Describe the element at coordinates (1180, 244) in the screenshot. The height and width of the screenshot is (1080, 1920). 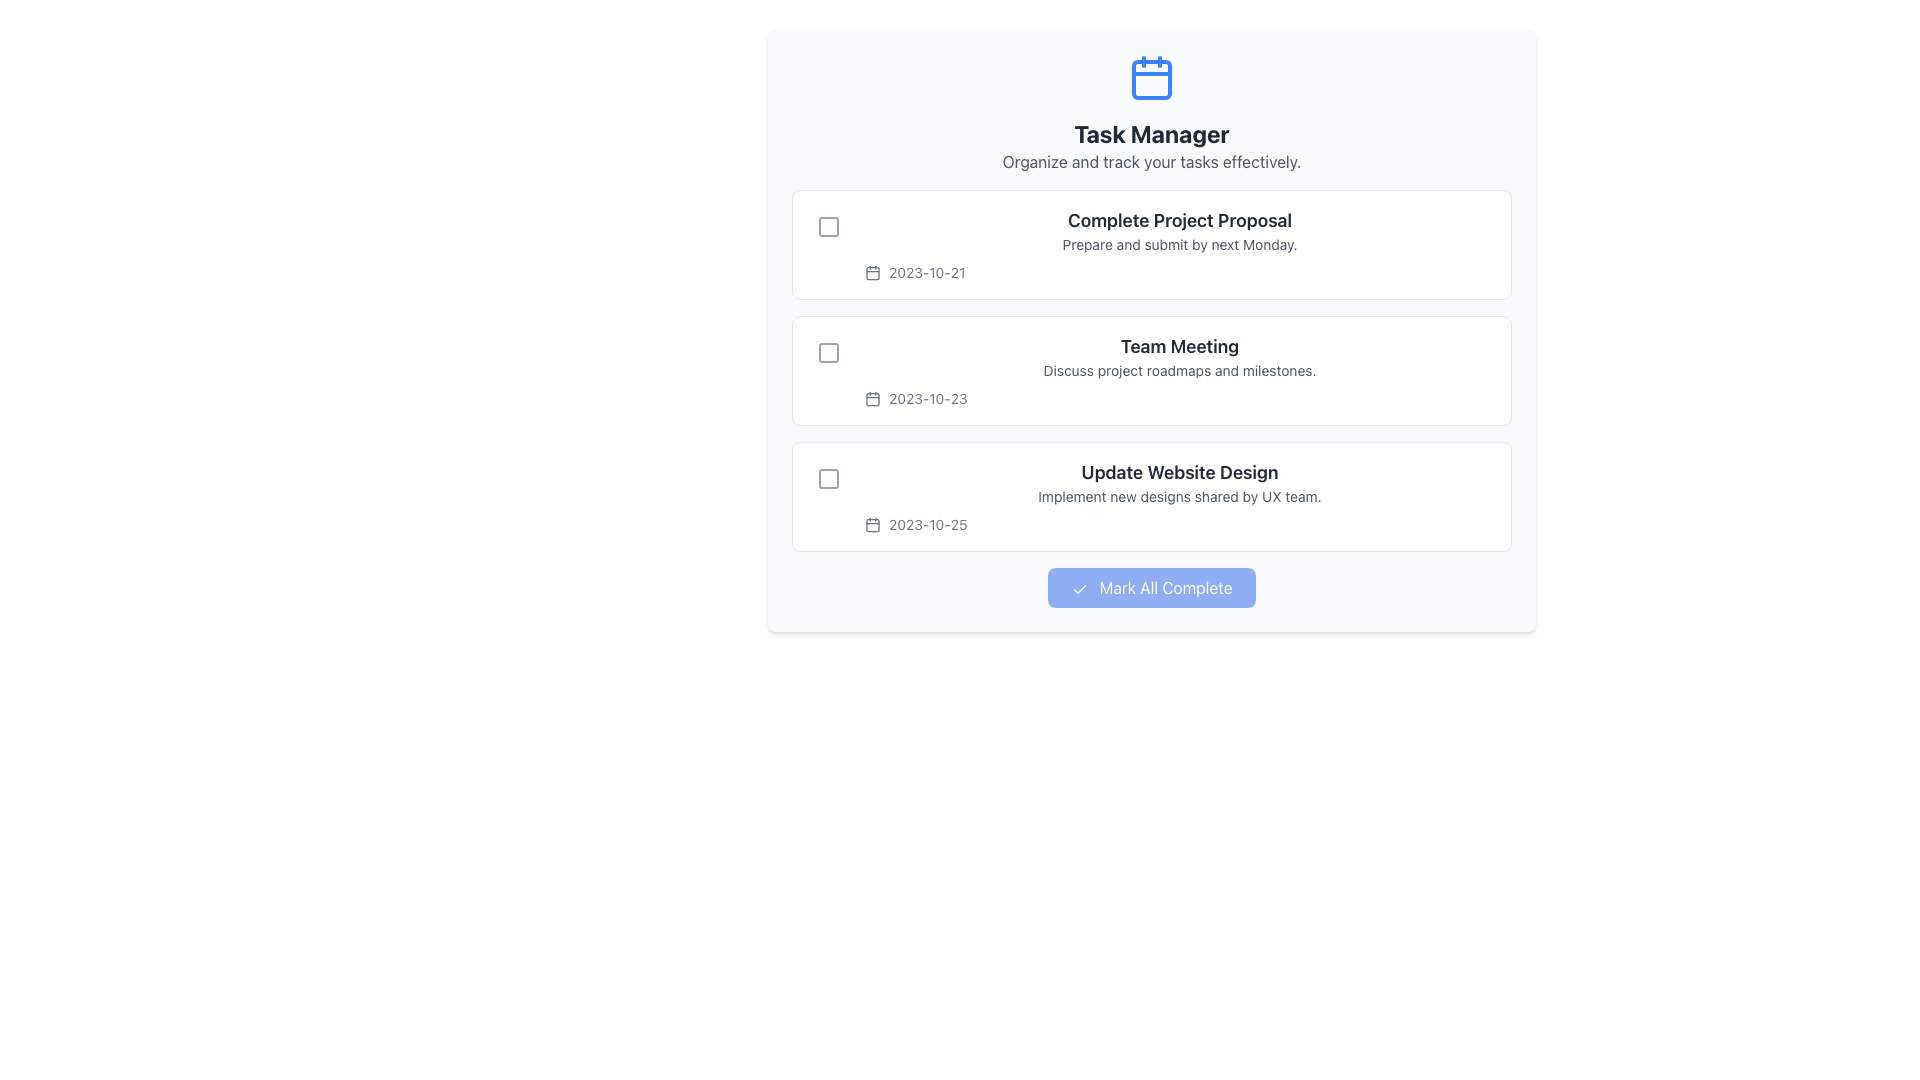
I see `the first task item in the task management interface` at that location.